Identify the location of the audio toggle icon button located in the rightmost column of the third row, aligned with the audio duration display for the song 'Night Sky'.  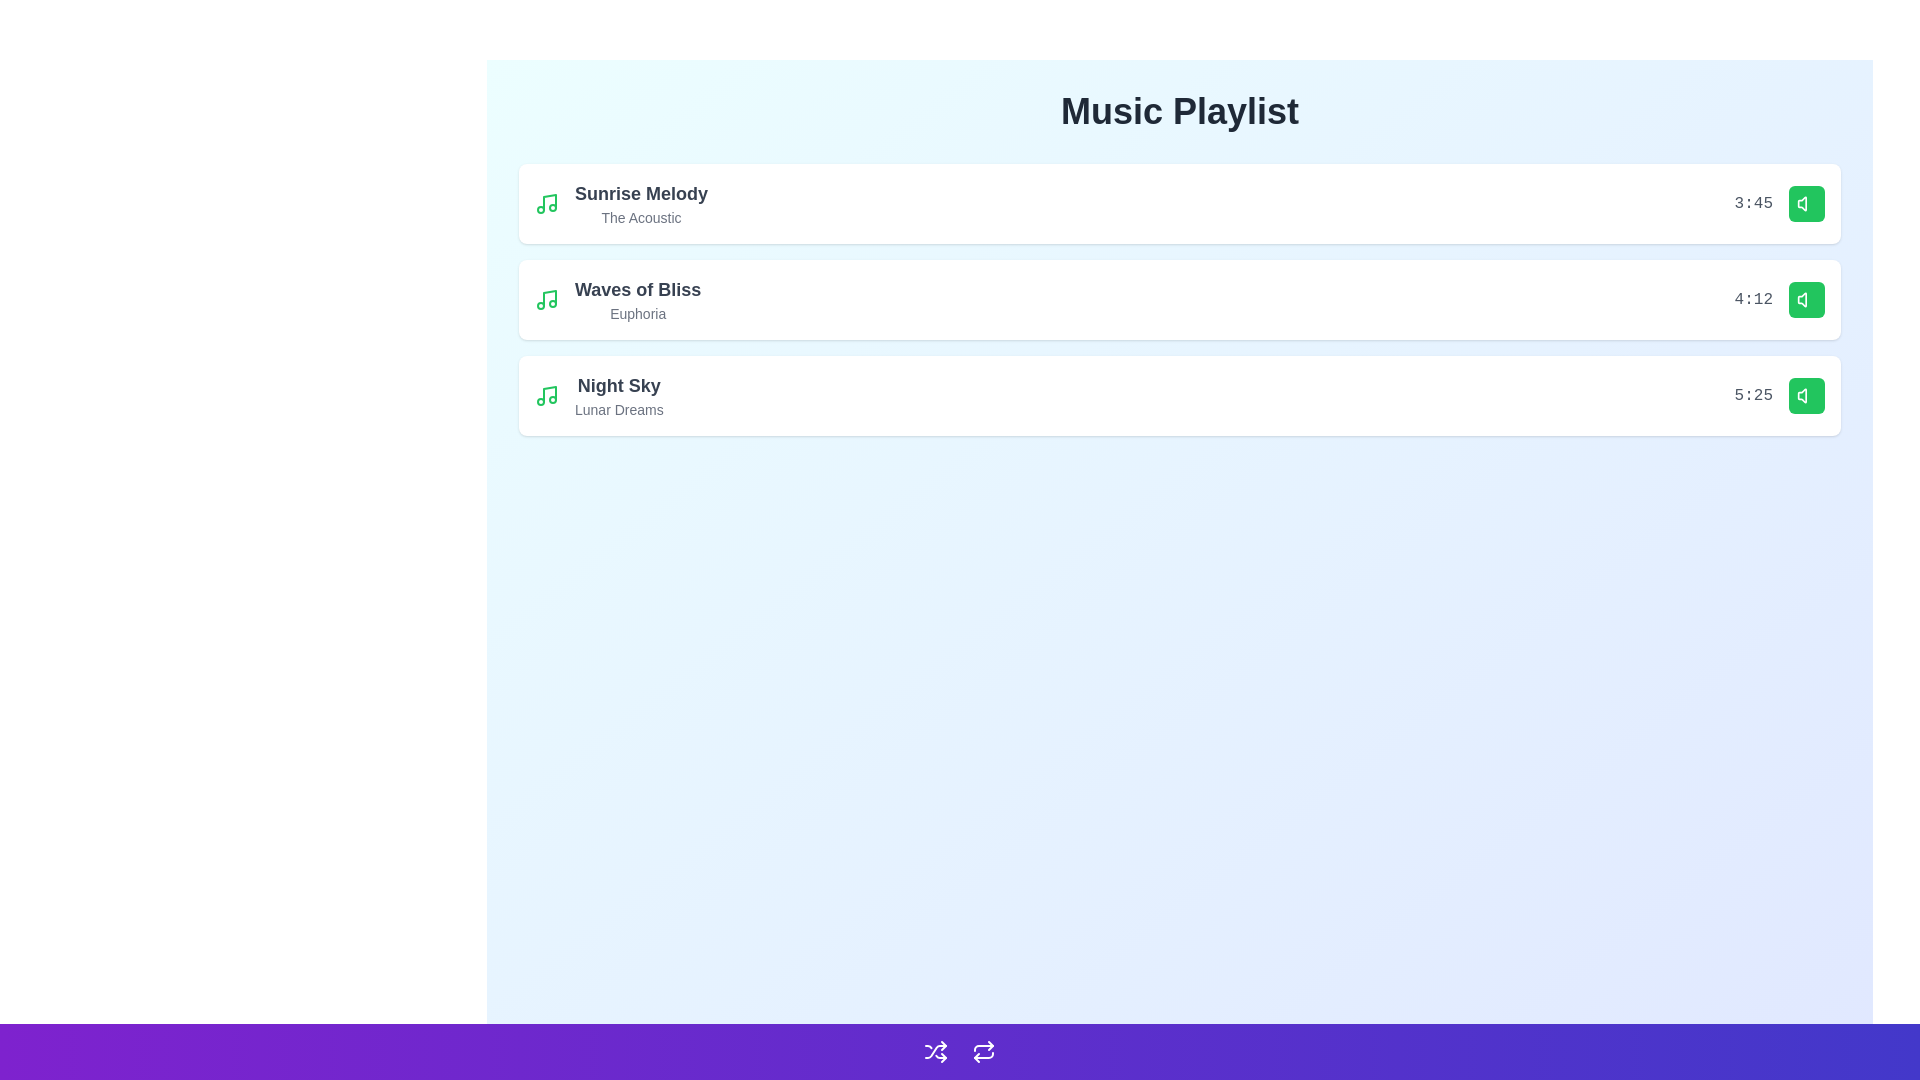
(1806, 204).